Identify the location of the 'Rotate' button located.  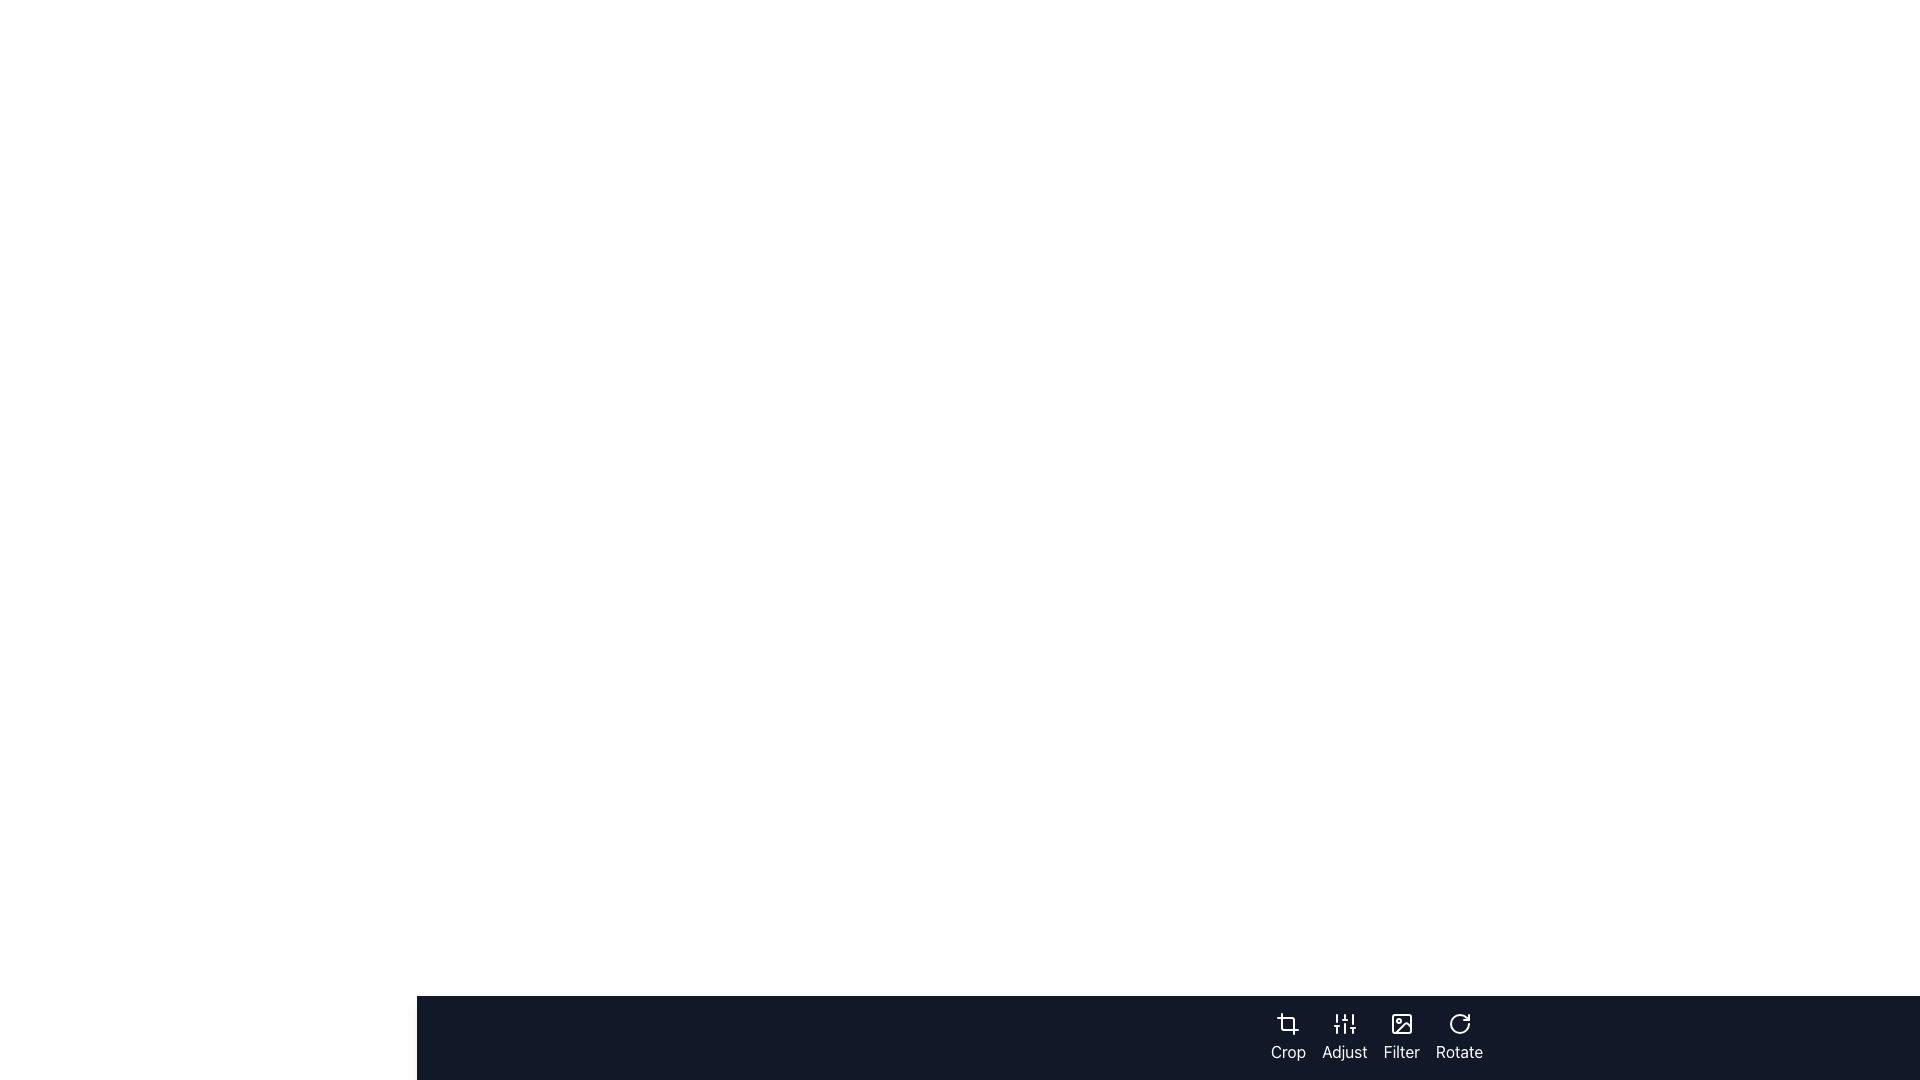
(1459, 1023).